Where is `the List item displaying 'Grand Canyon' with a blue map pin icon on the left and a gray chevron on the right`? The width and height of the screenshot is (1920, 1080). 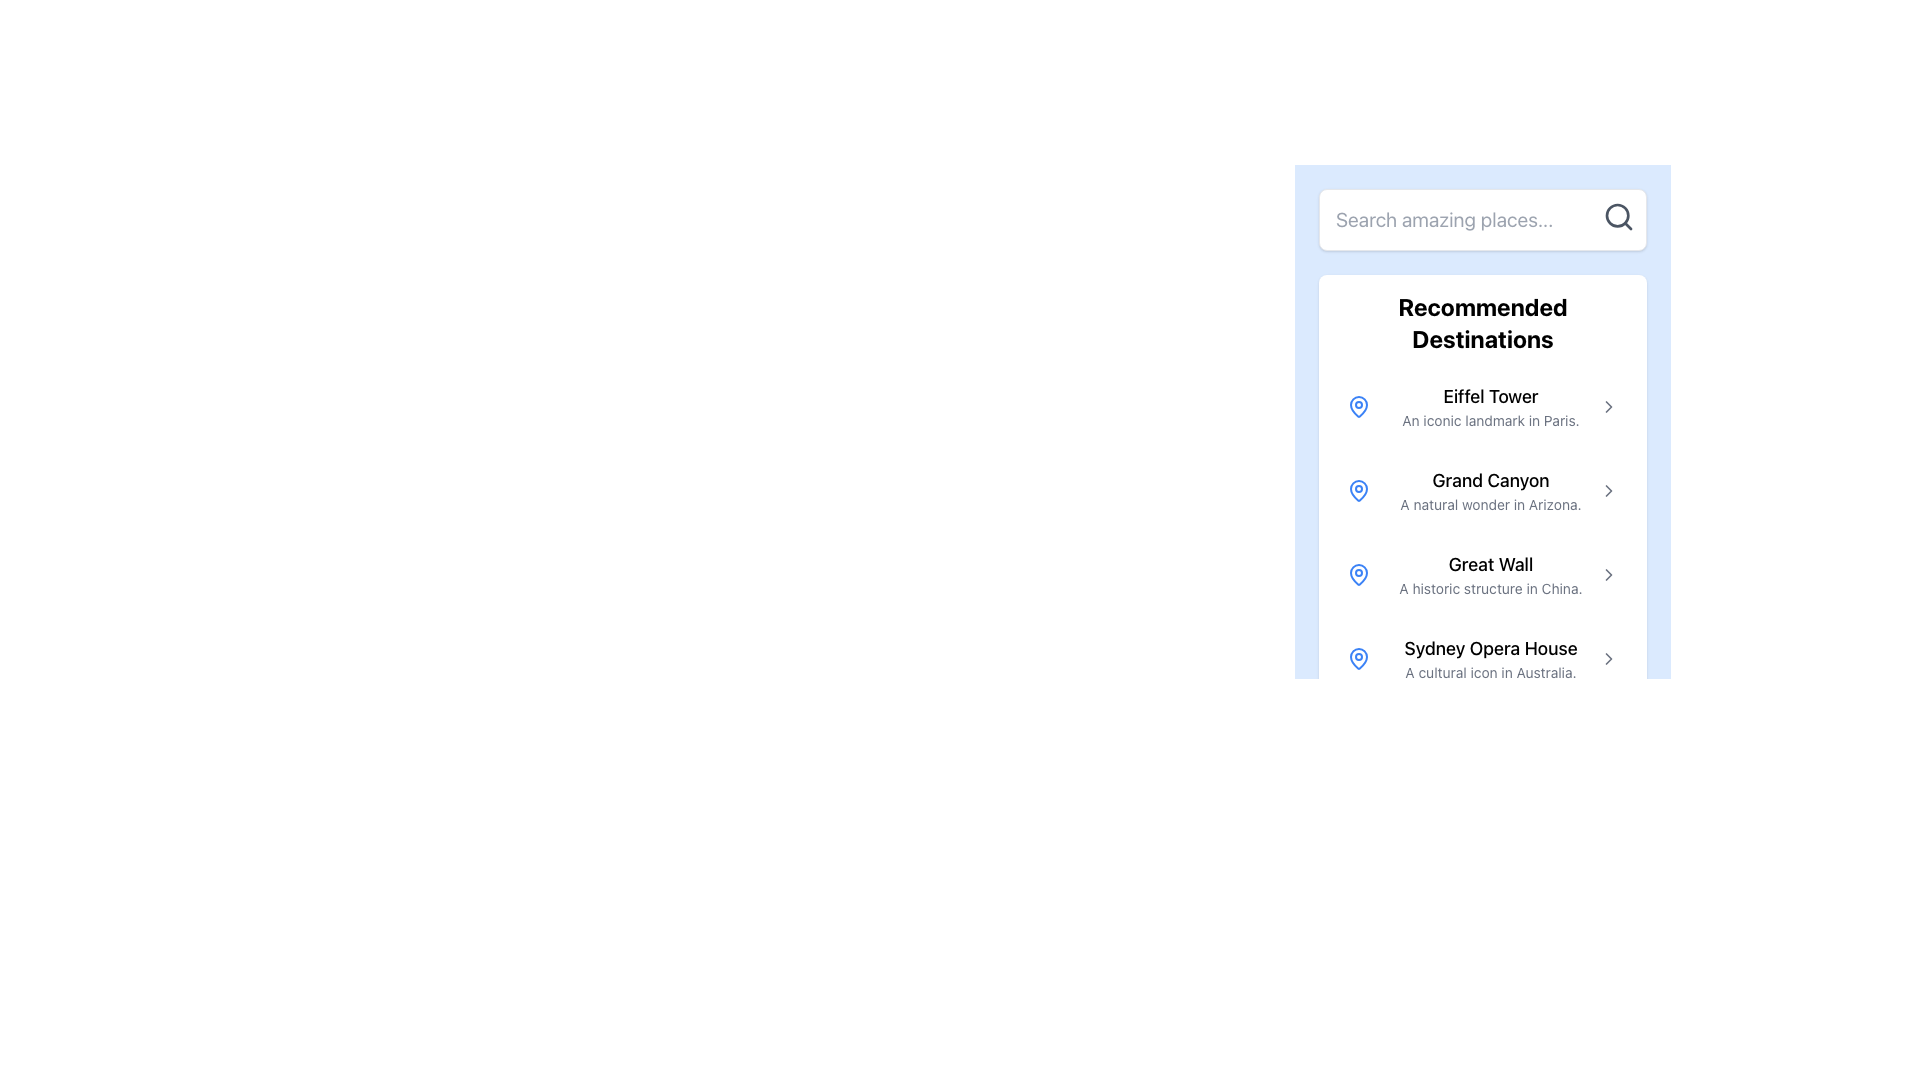 the List item displaying 'Grand Canyon' with a blue map pin icon on the left and a gray chevron on the right is located at coordinates (1483, 490).